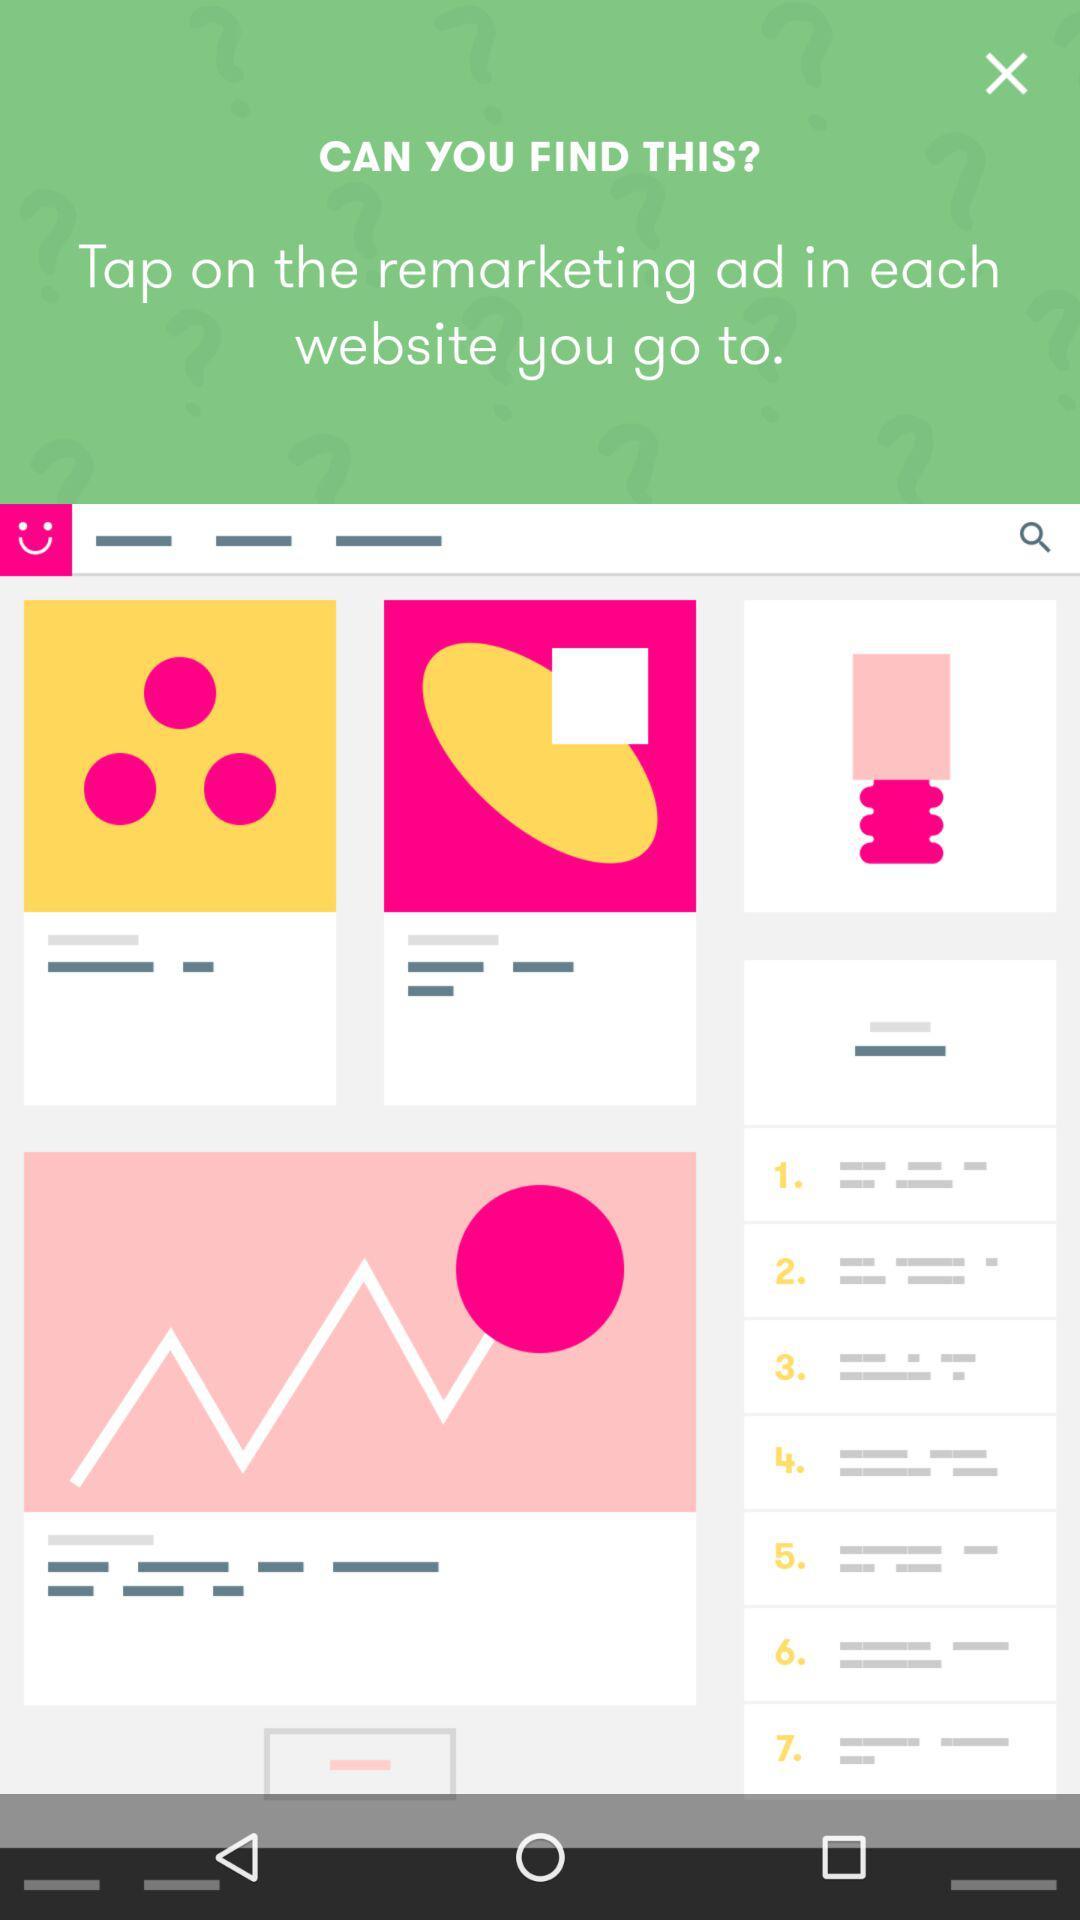  What do you see at coordinates (1006, 73) in the screenshot?
I see `the close icon` at bounding box center [1006, 73].